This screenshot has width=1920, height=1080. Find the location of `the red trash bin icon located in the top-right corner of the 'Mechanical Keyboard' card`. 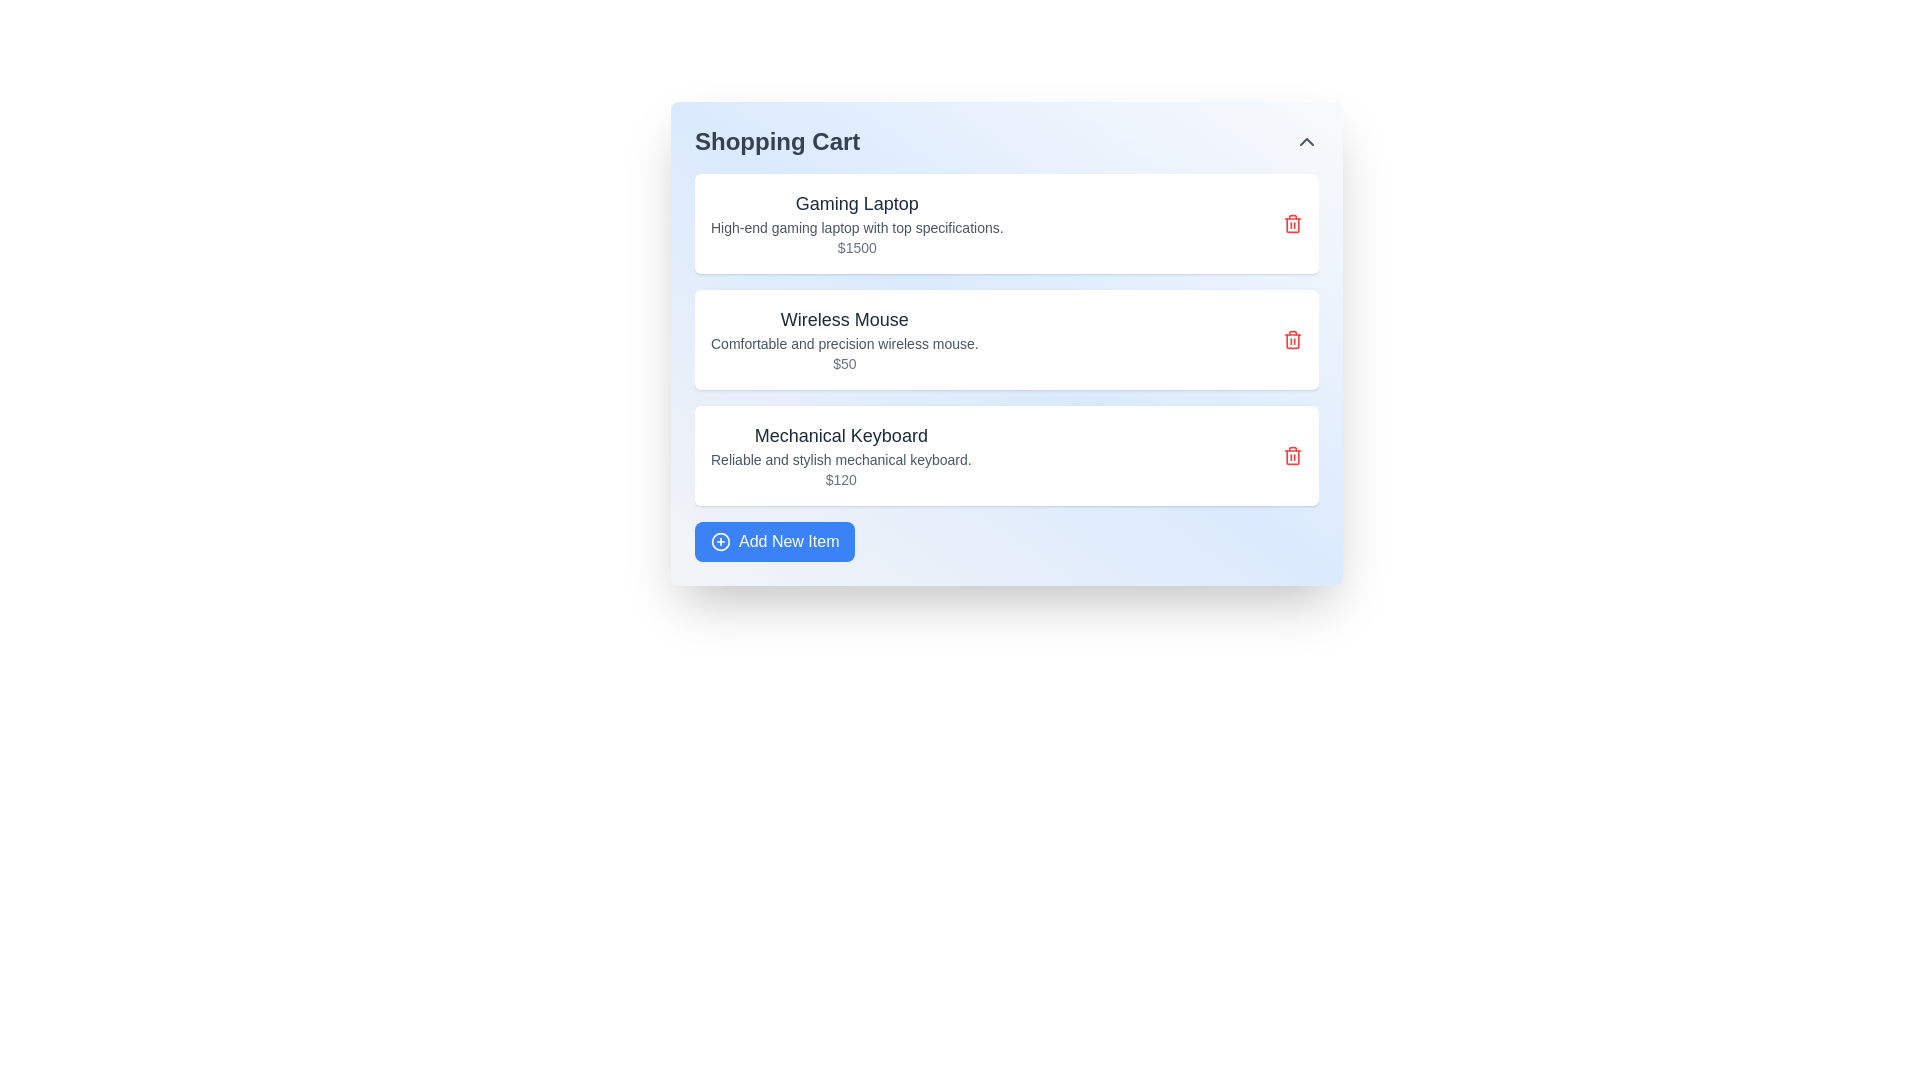

the red trash bin icon located in the top-right corner of the 'Mechanical Keyboard' card is located at coordinates (1292, 455).